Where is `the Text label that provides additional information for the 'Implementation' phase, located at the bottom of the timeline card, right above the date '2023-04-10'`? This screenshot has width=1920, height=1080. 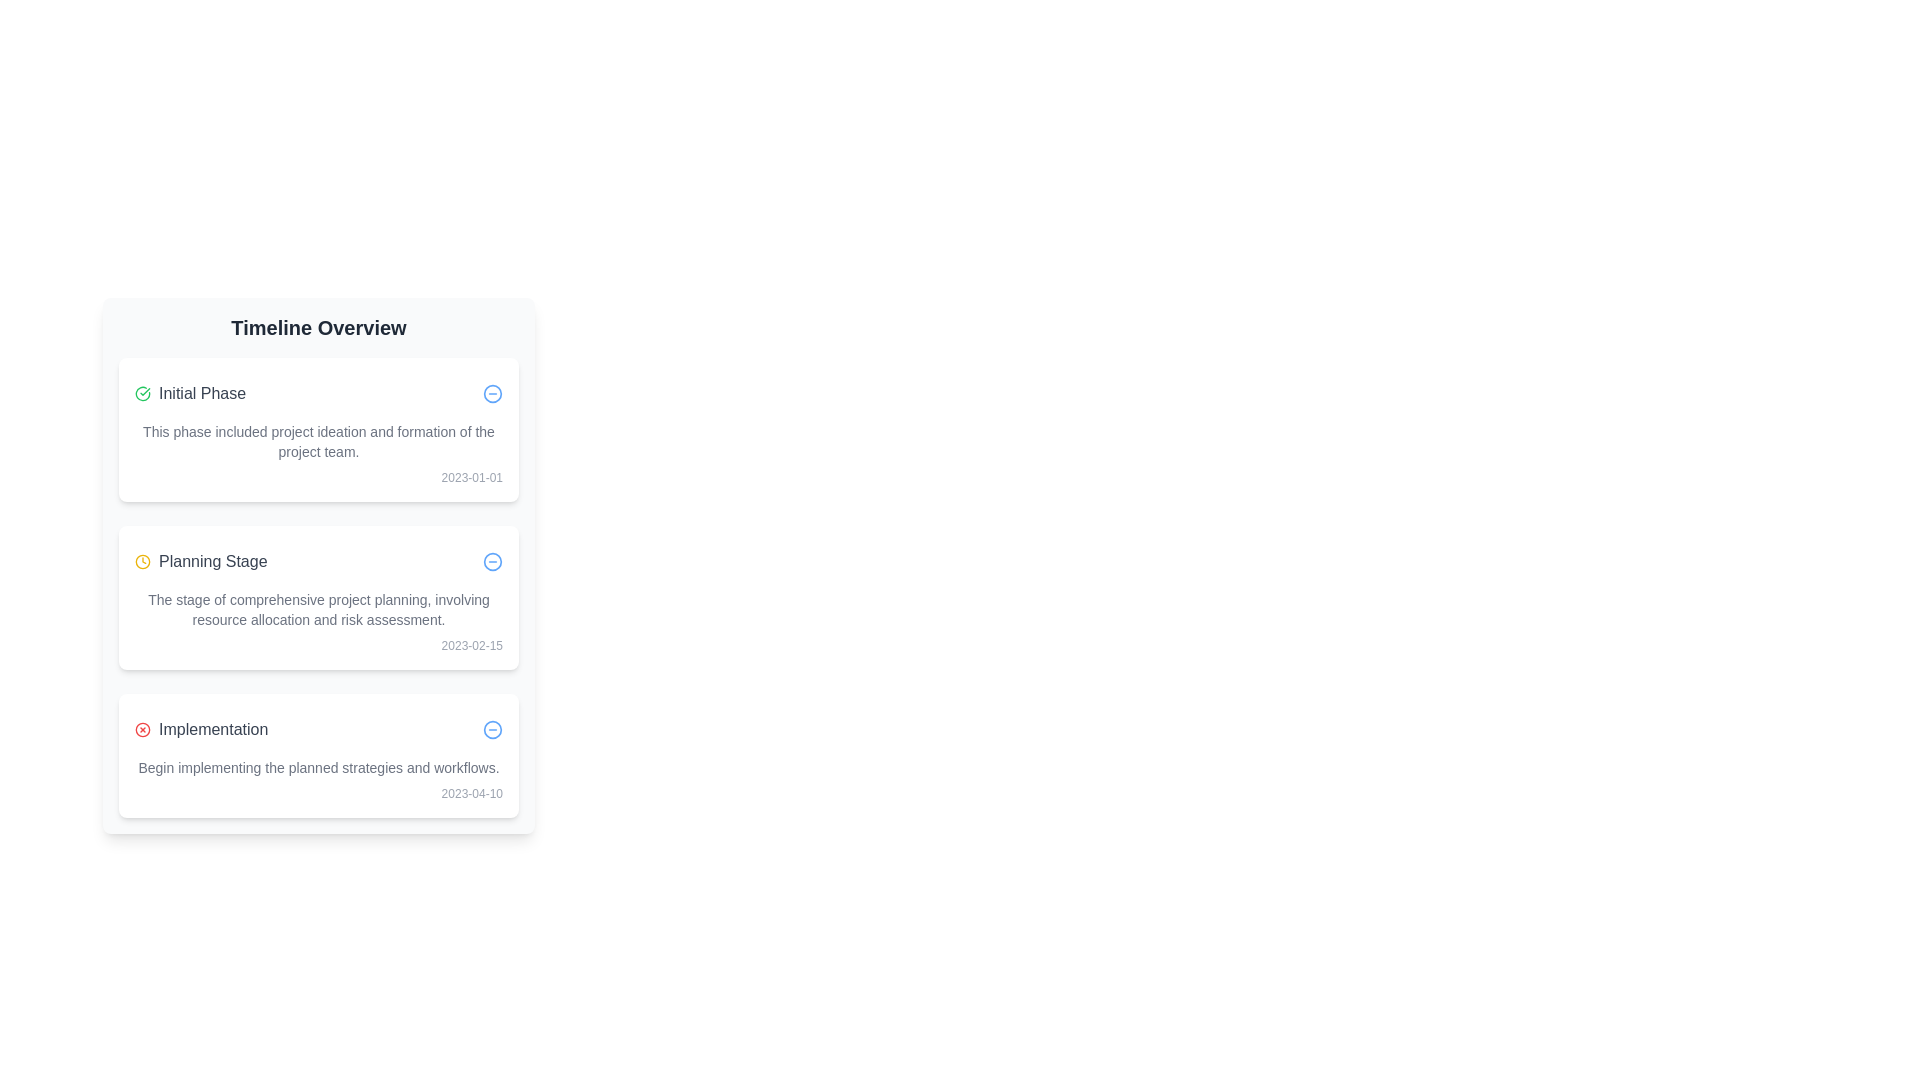 the Text label that provides additional information for the 'Implementation' phase, located at the bottom of the timeline card, right above the date '2023-04-10' is located at coordinates (317, 766).